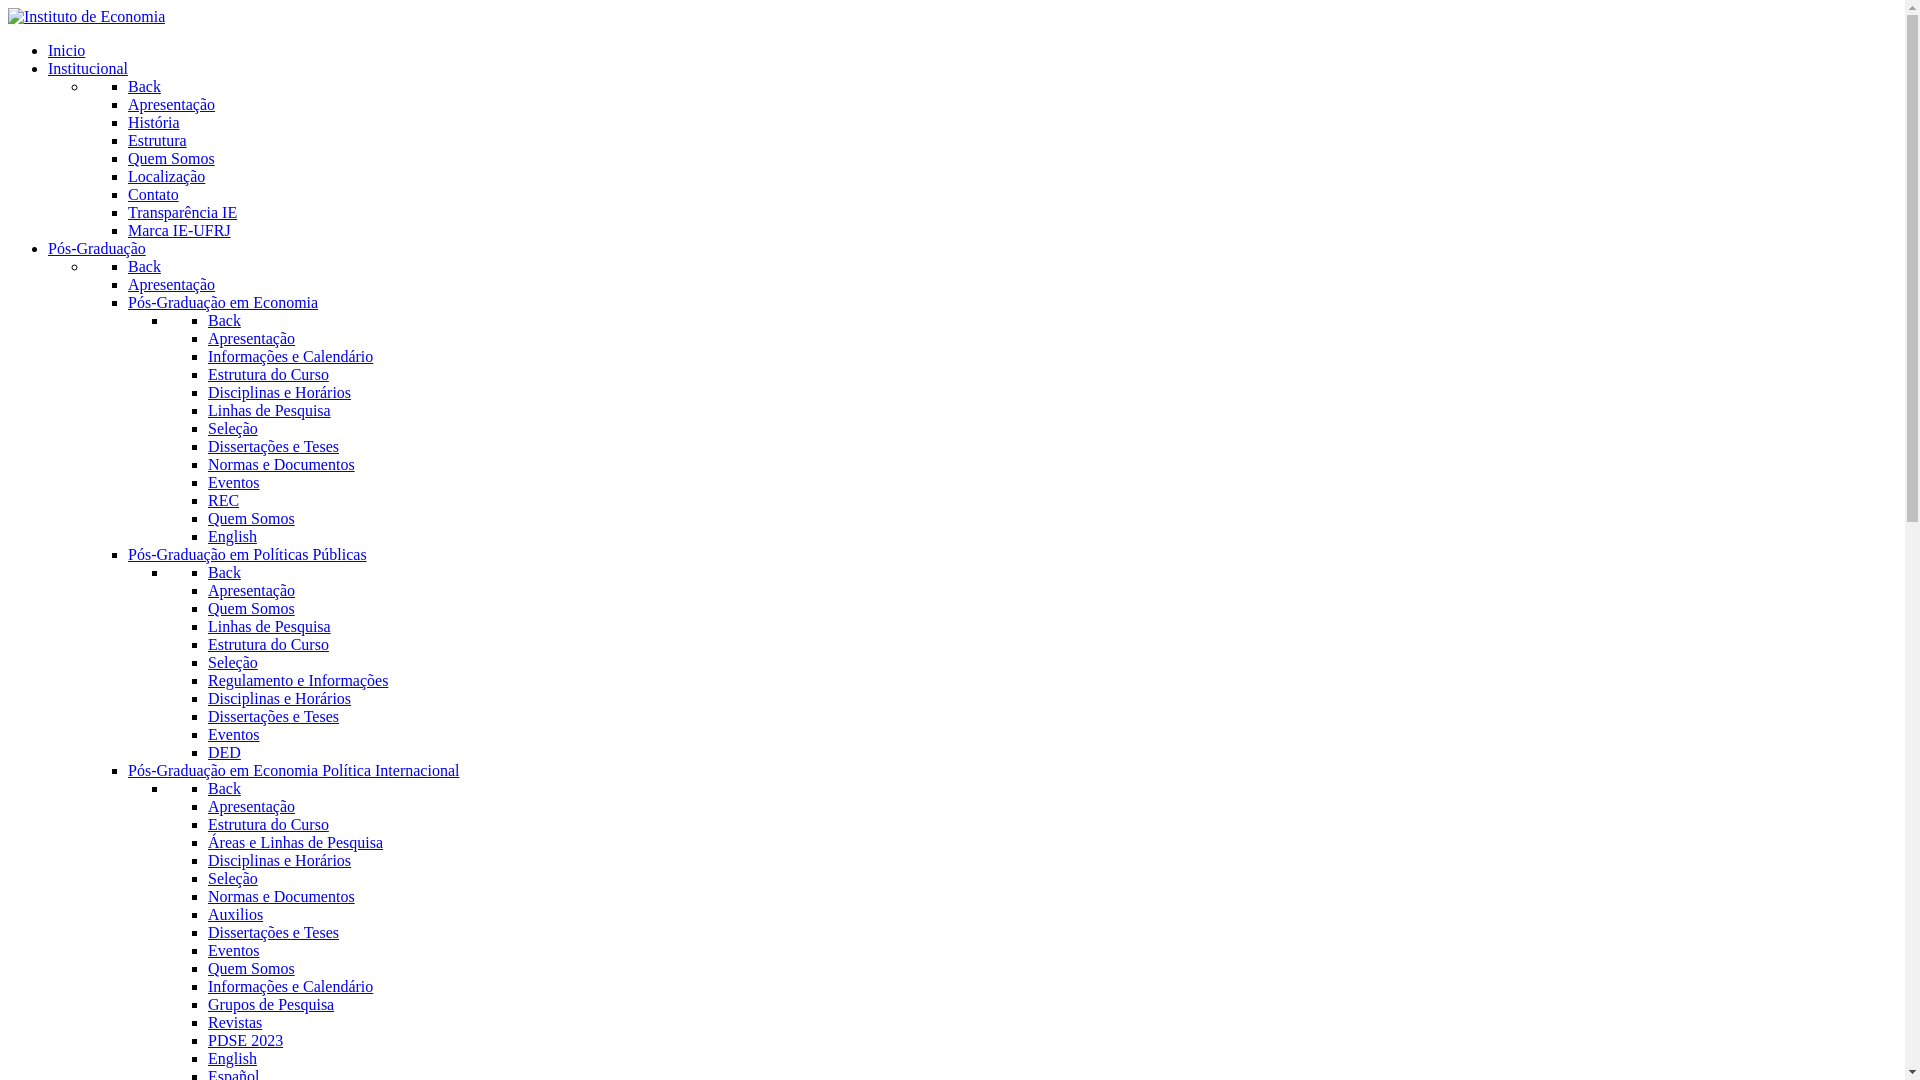  What do you see at coordinates (207, 482) in the screenshot?
I see `'Eventos'` at bounding box center [207, 482].